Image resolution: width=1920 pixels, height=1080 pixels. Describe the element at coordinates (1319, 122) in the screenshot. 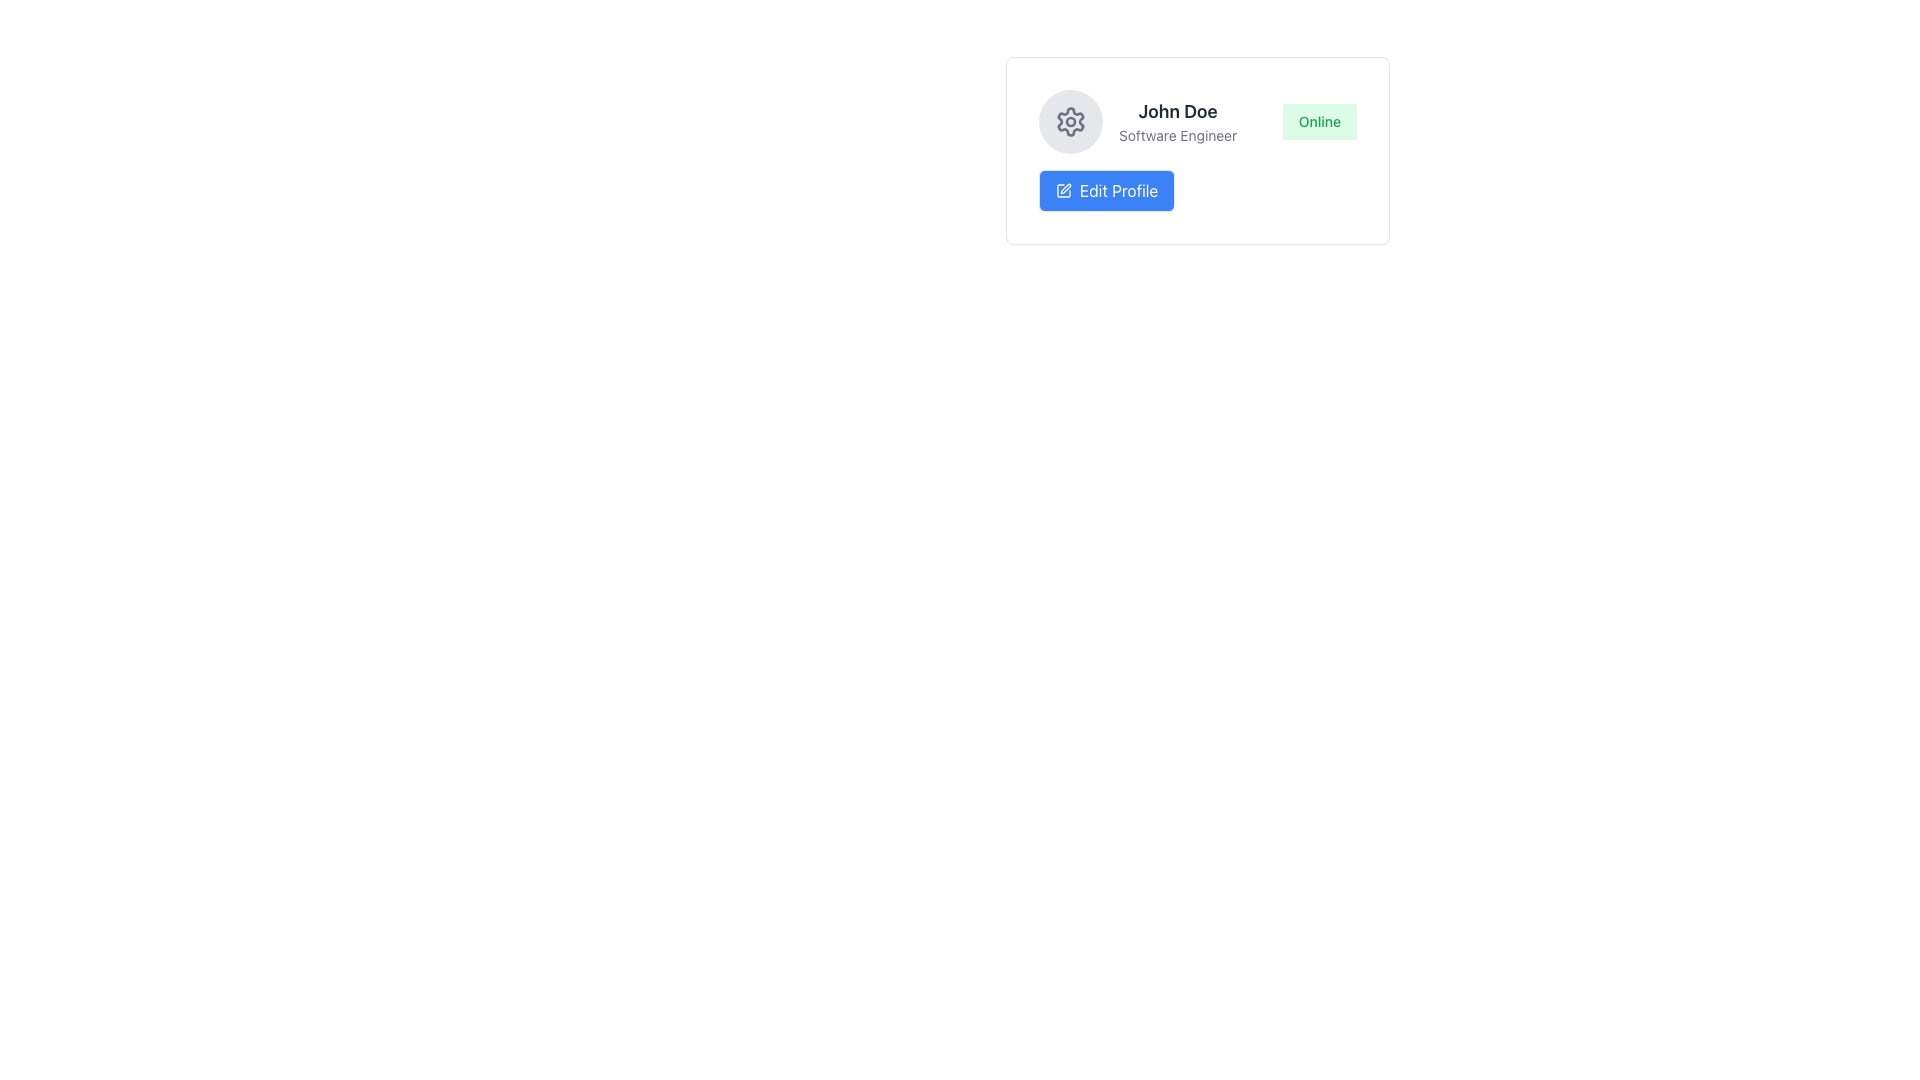

I see `the status indicator button located in the top-right corner of the profile card` at that location.